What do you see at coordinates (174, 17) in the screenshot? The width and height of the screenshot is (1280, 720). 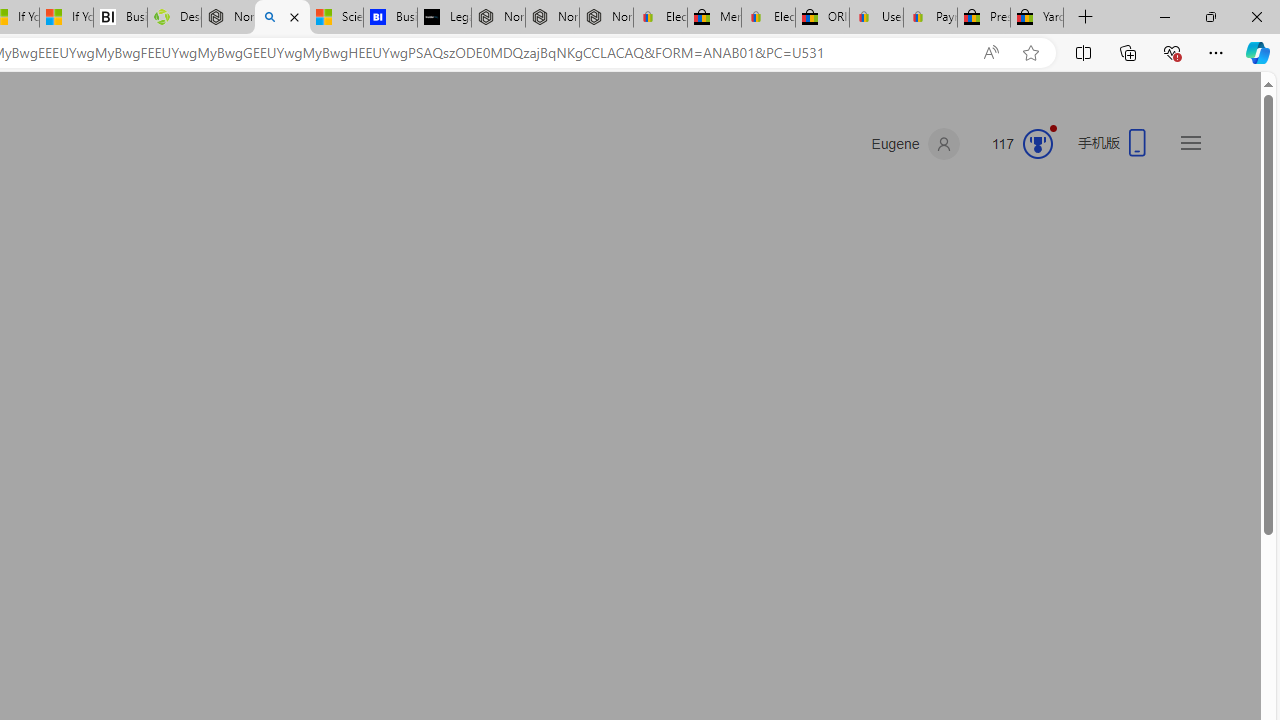 I see `'Descarga Driver Updater'` at bounding box center [174, 17].